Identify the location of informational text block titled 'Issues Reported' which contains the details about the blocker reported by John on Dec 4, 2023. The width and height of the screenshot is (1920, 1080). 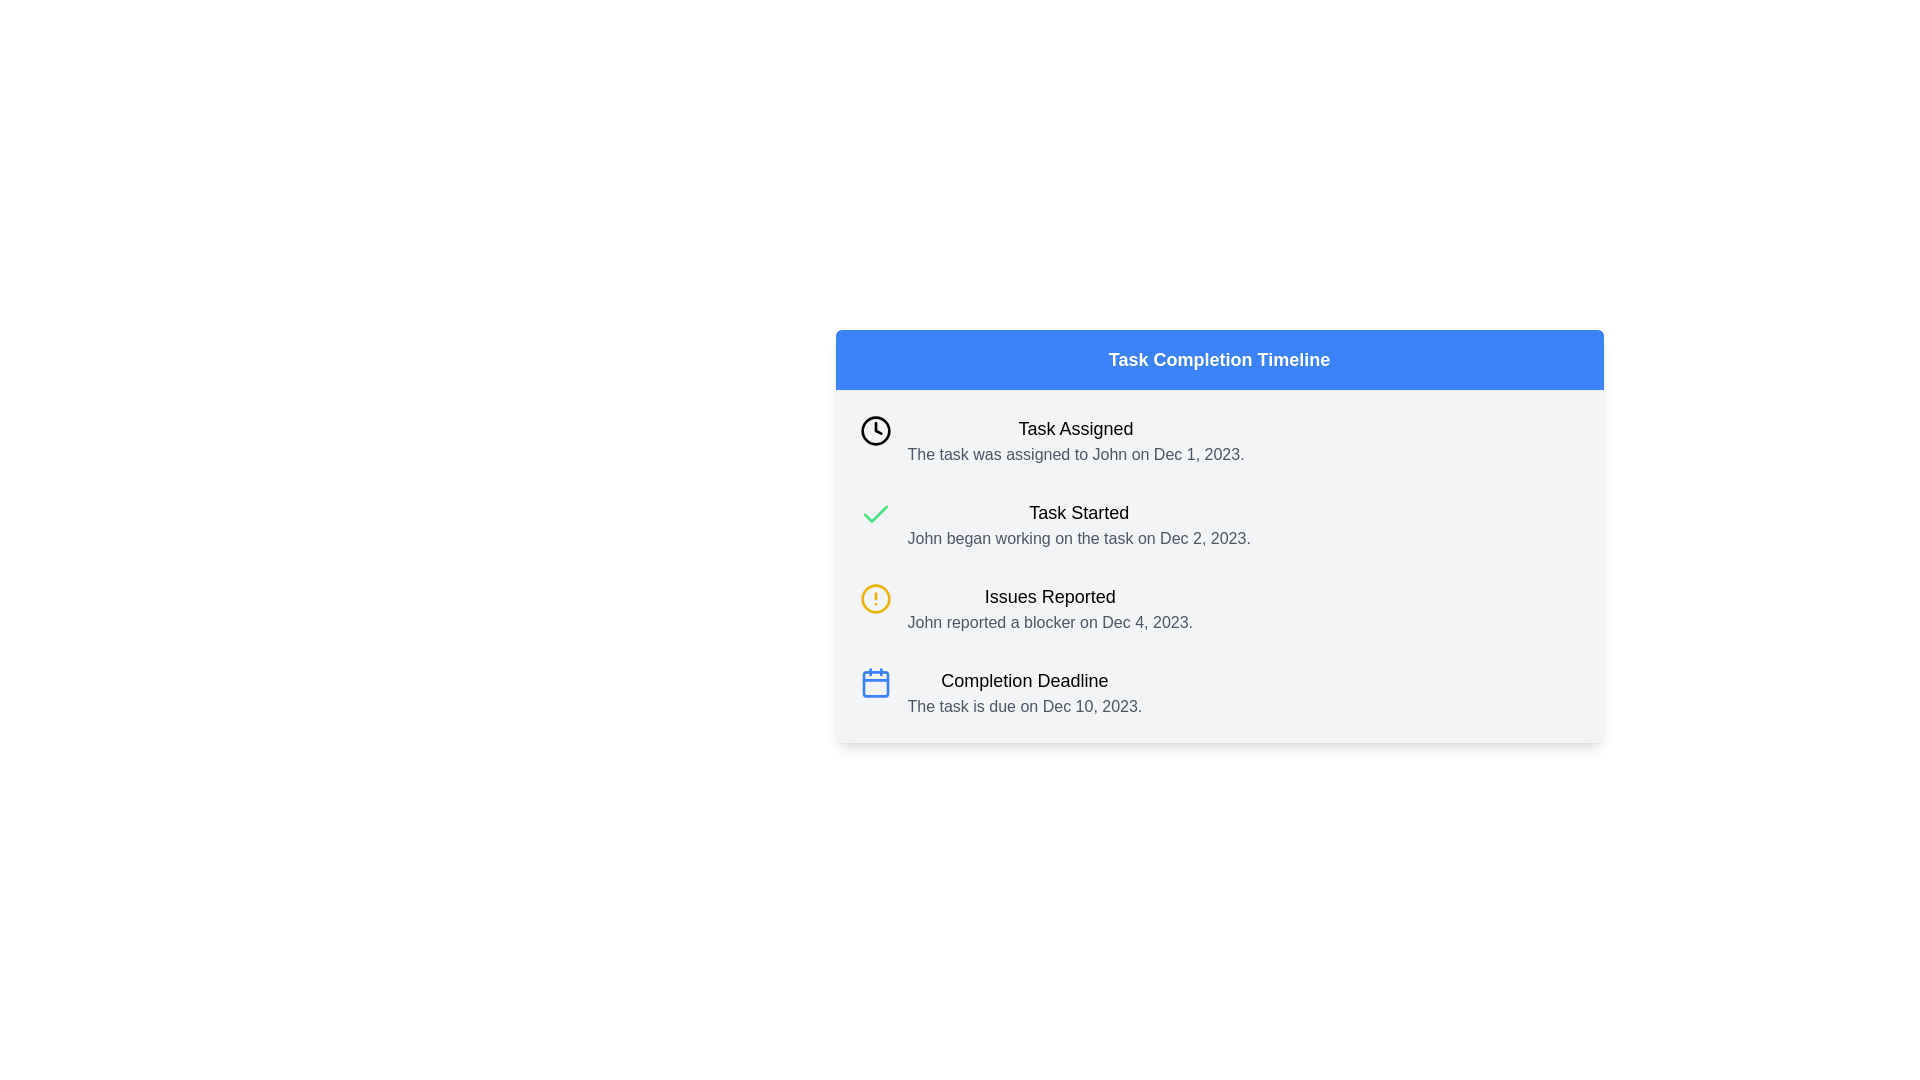
(1049, 608).